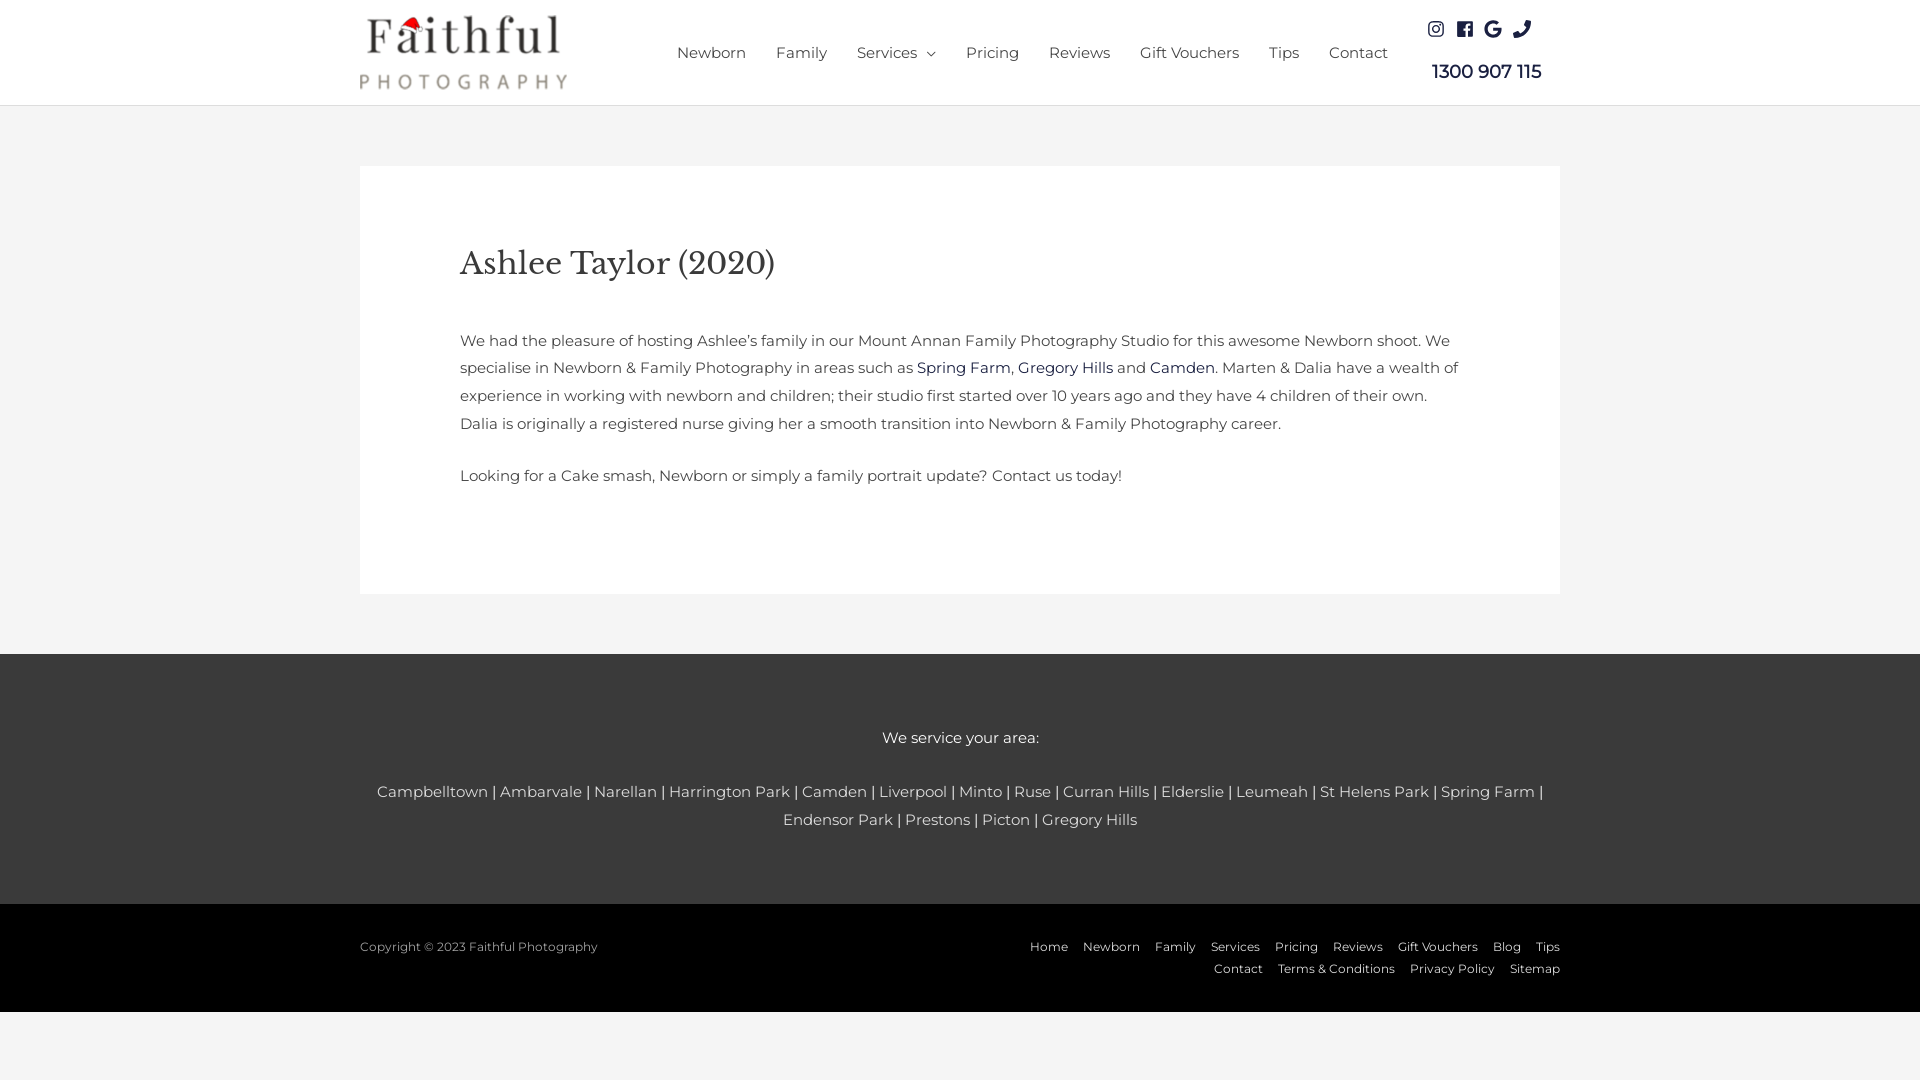 This screenshot has width=1920, height=1080. Describe the element at coordinates (624, 790) in the screenshot. I see `'Narellan'` at that location.